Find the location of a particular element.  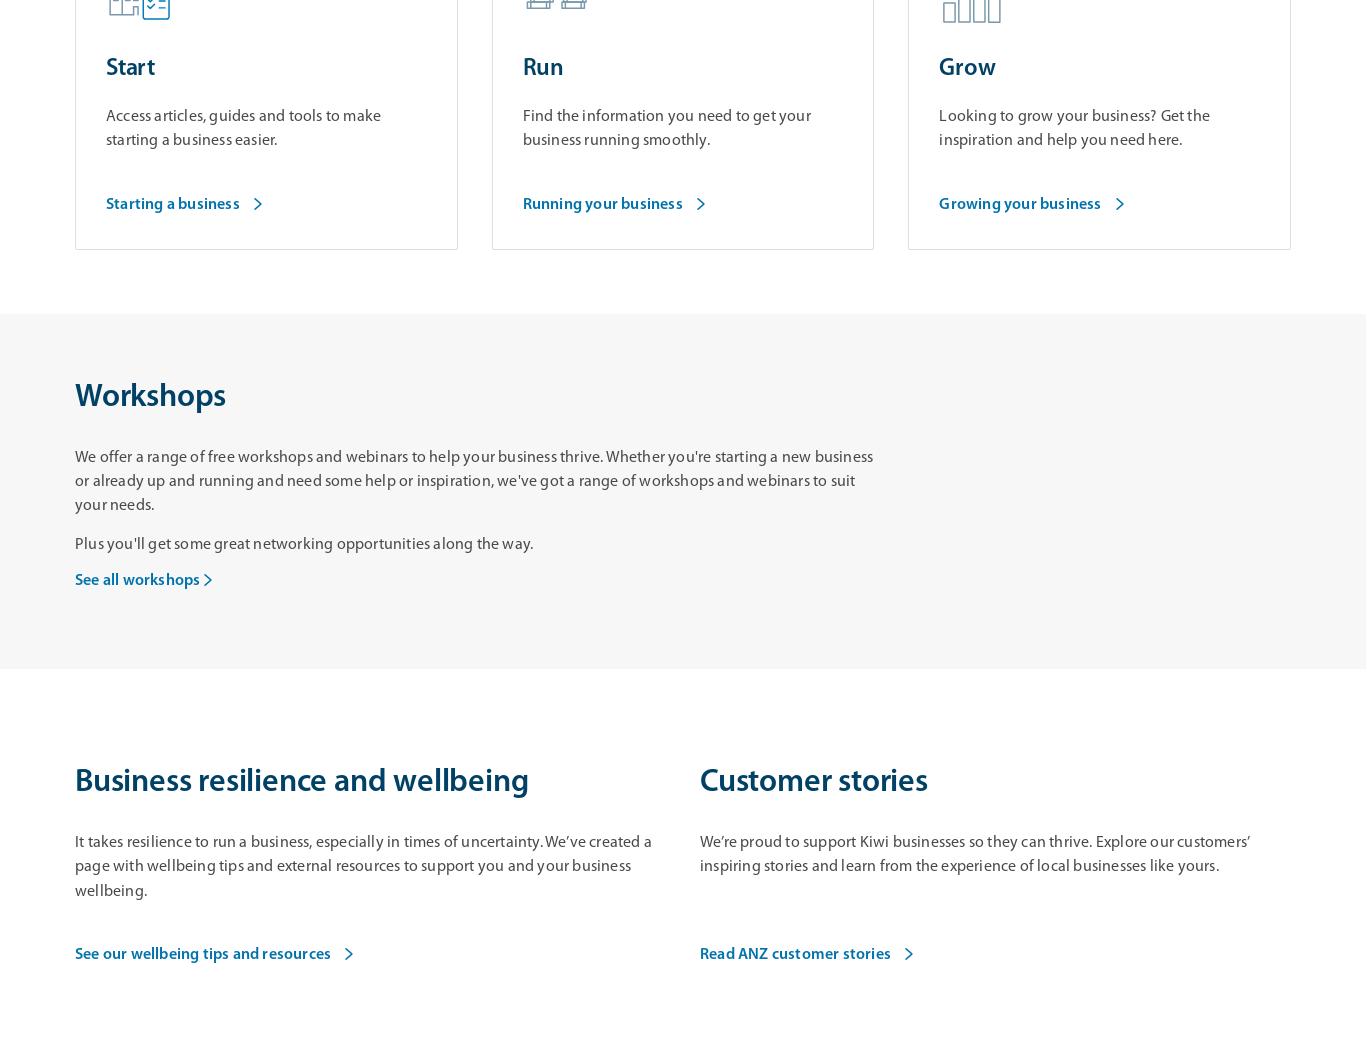

'Run' is located at coordinates (541, 69).